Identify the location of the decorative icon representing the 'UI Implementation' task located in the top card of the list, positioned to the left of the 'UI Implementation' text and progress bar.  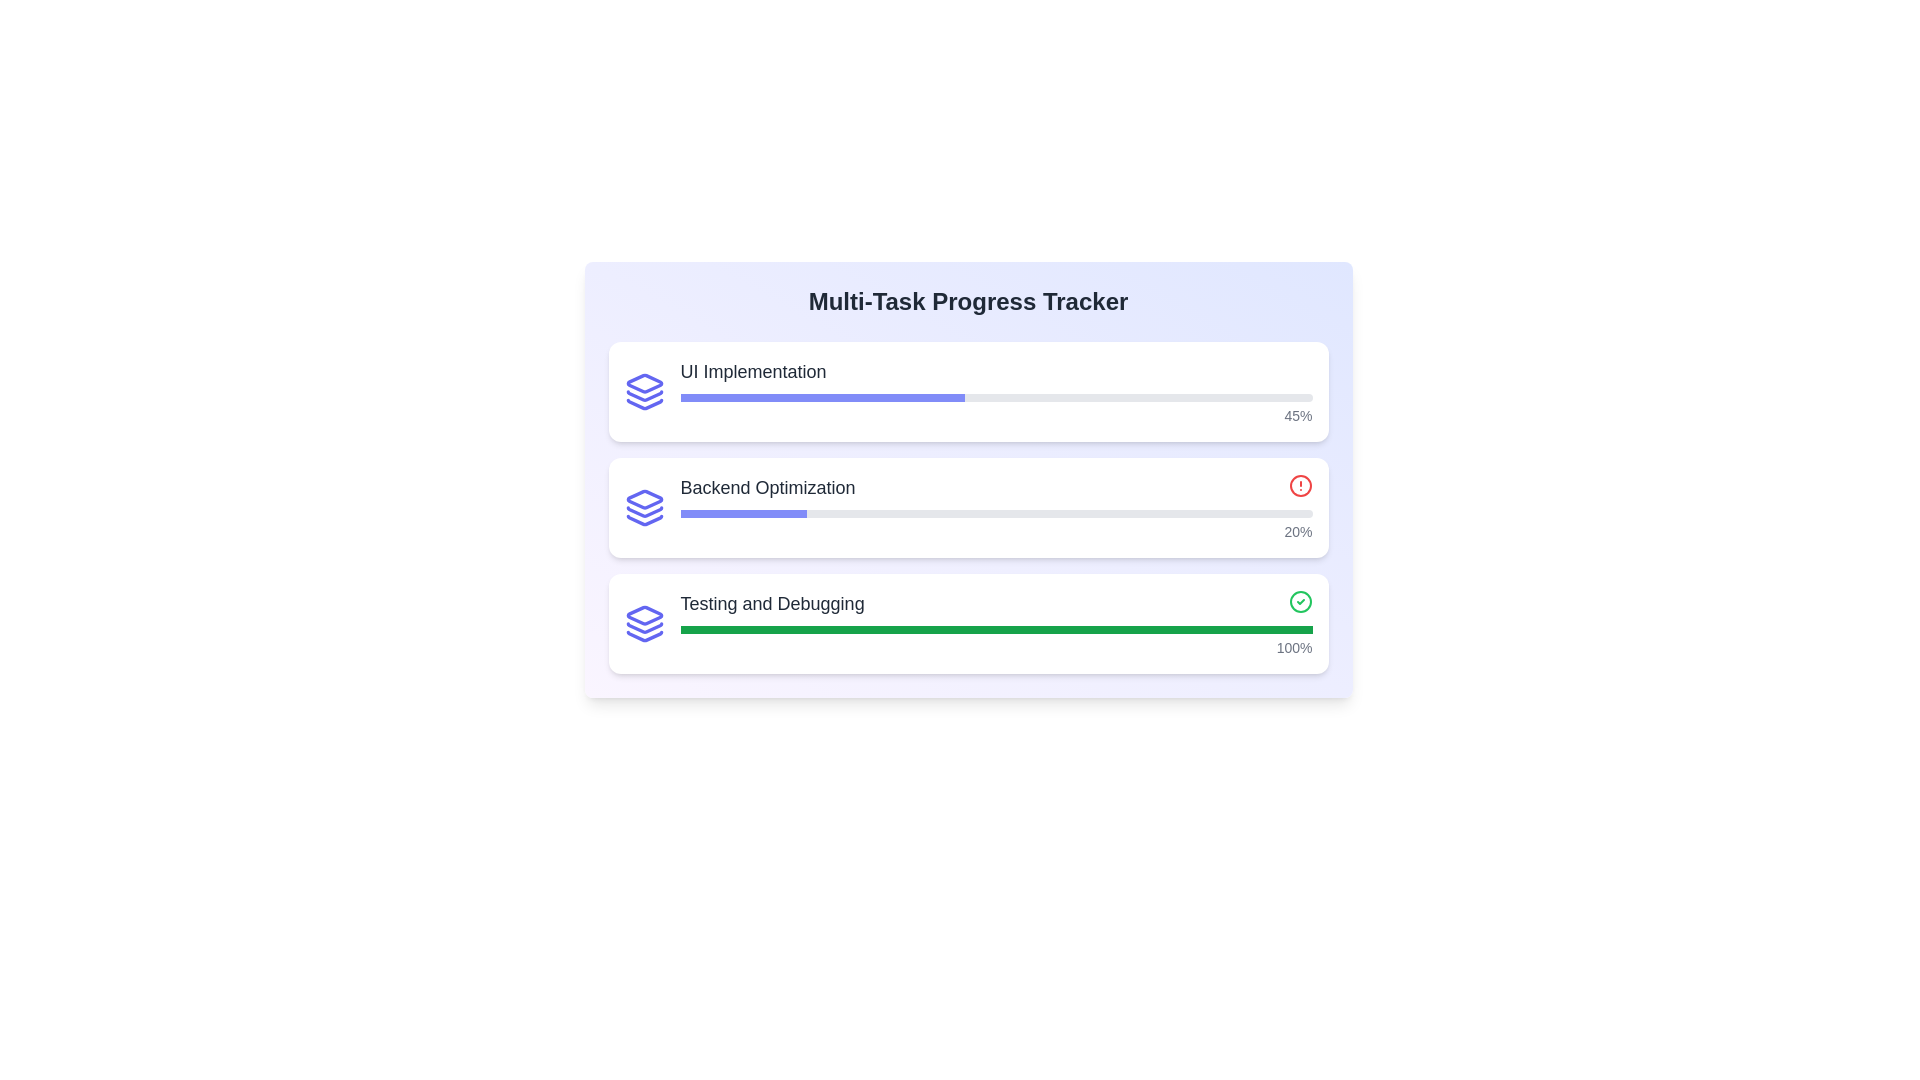
(644, 392).